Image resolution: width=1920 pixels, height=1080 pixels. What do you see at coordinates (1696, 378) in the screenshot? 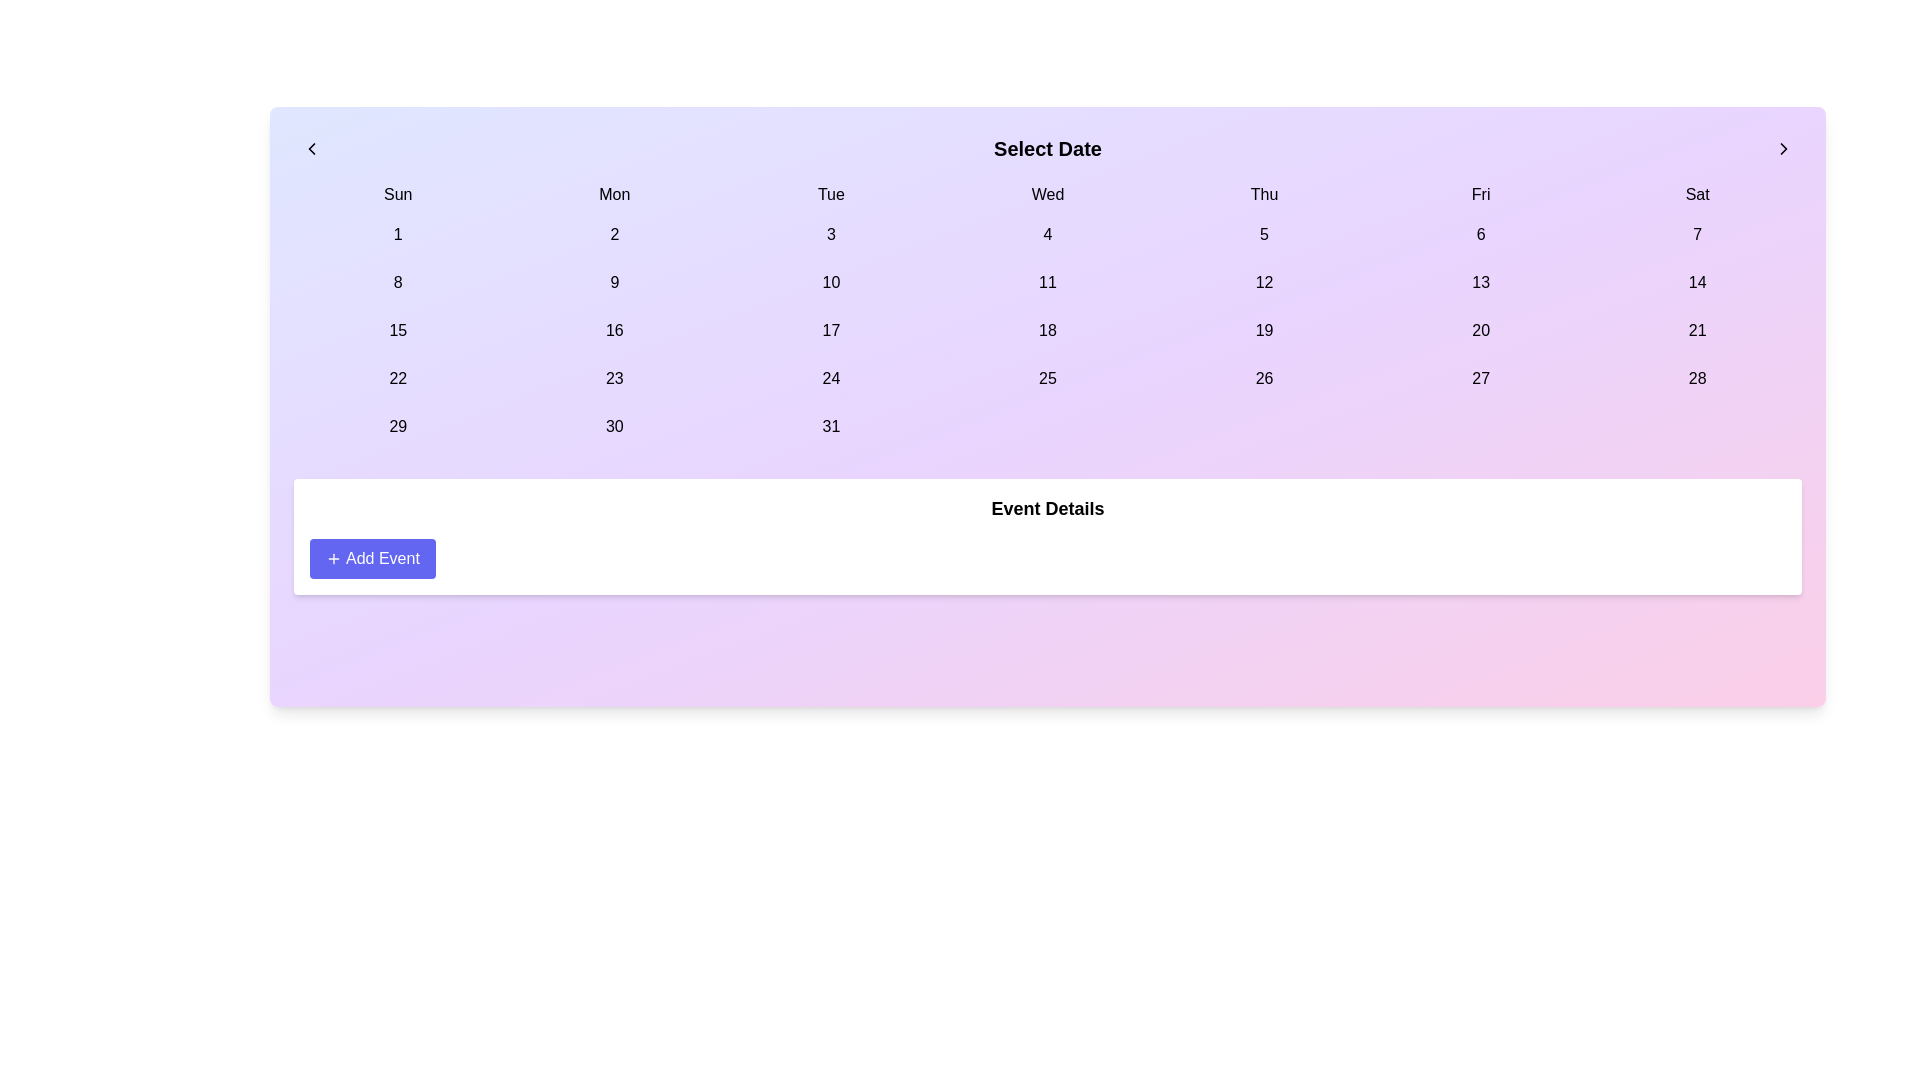
I see `the button displaying the number '28' in a bold font, located in the last cell of the 4th week's column of the calendar grid` at bounding box center [1696, 378].